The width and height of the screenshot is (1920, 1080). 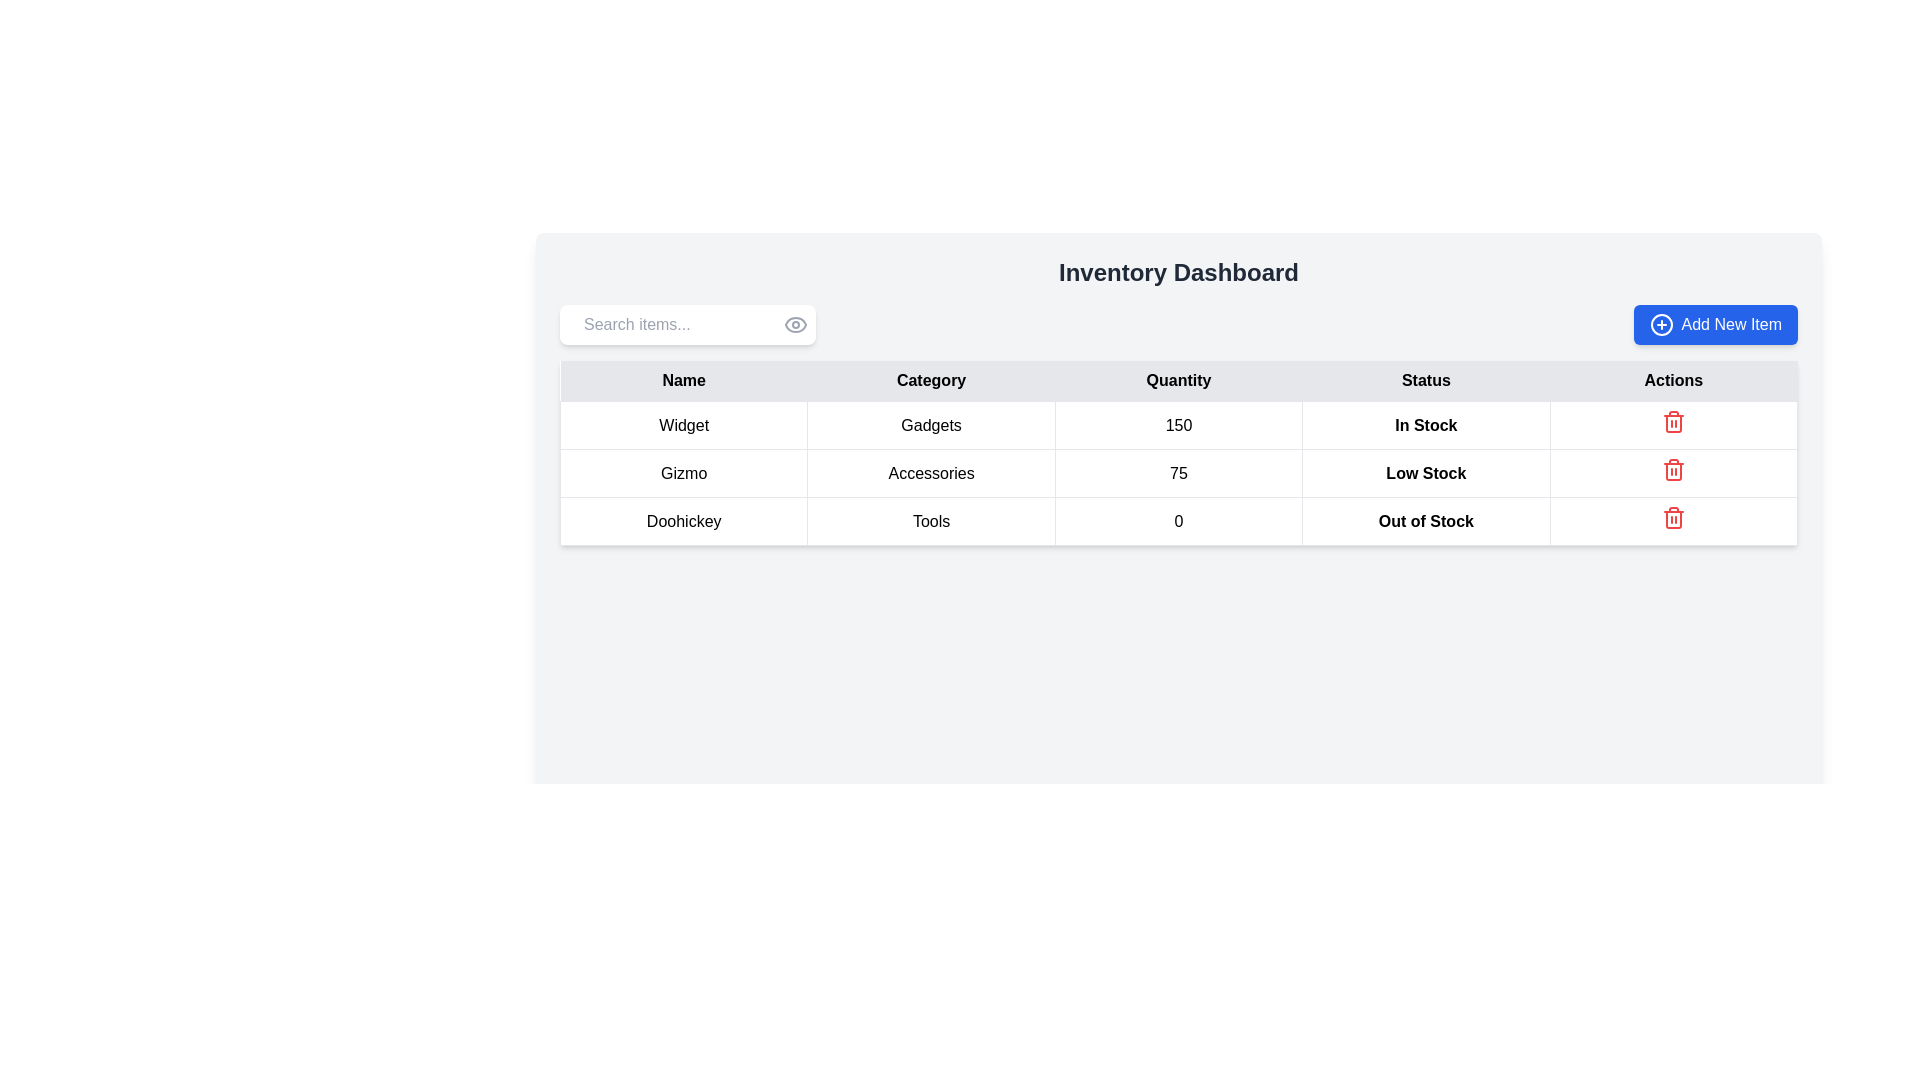 I want to click on the 'In Stock' text label, which is styled with a slightly emphasized bold font and is located under the 'Status' column in the fourth row of the table, next to the '150' quantity value, so click(x=1425, y=424).